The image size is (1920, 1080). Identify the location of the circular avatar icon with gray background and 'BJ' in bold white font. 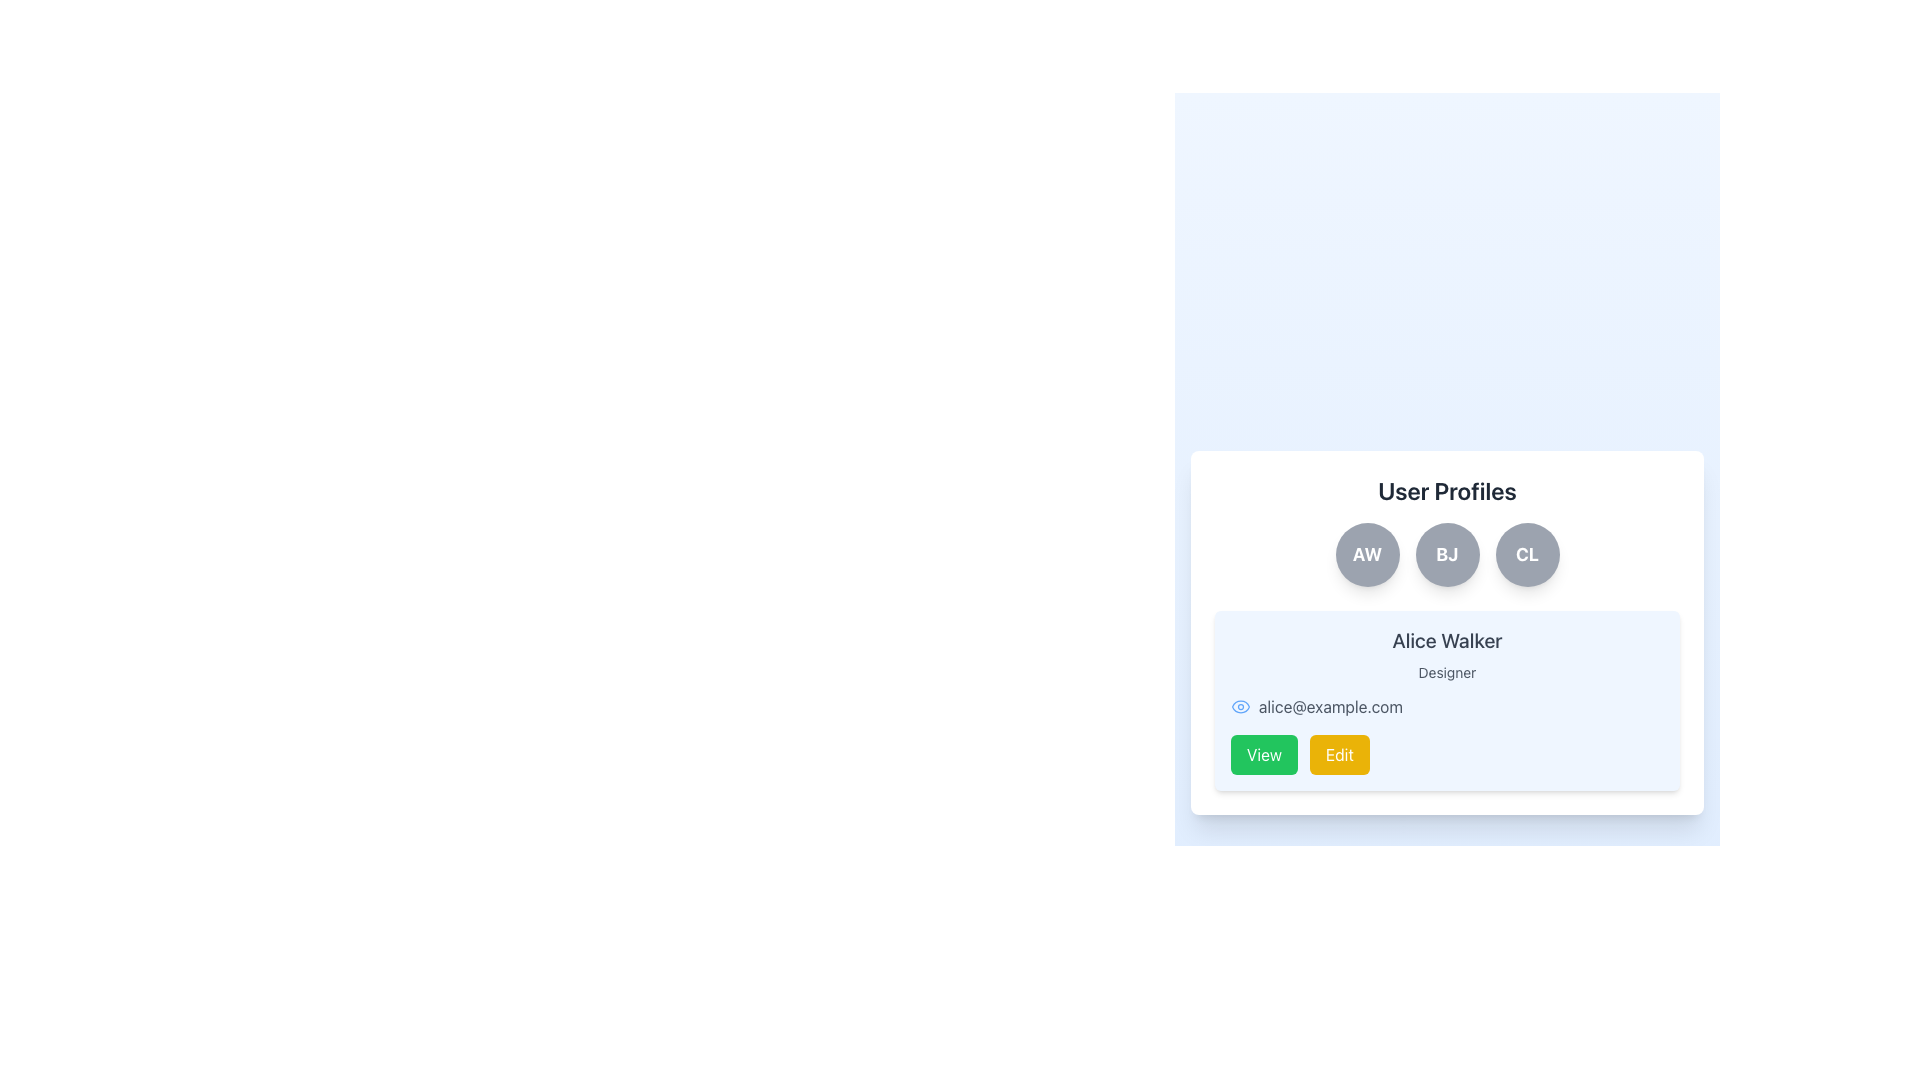
(1447, 555).